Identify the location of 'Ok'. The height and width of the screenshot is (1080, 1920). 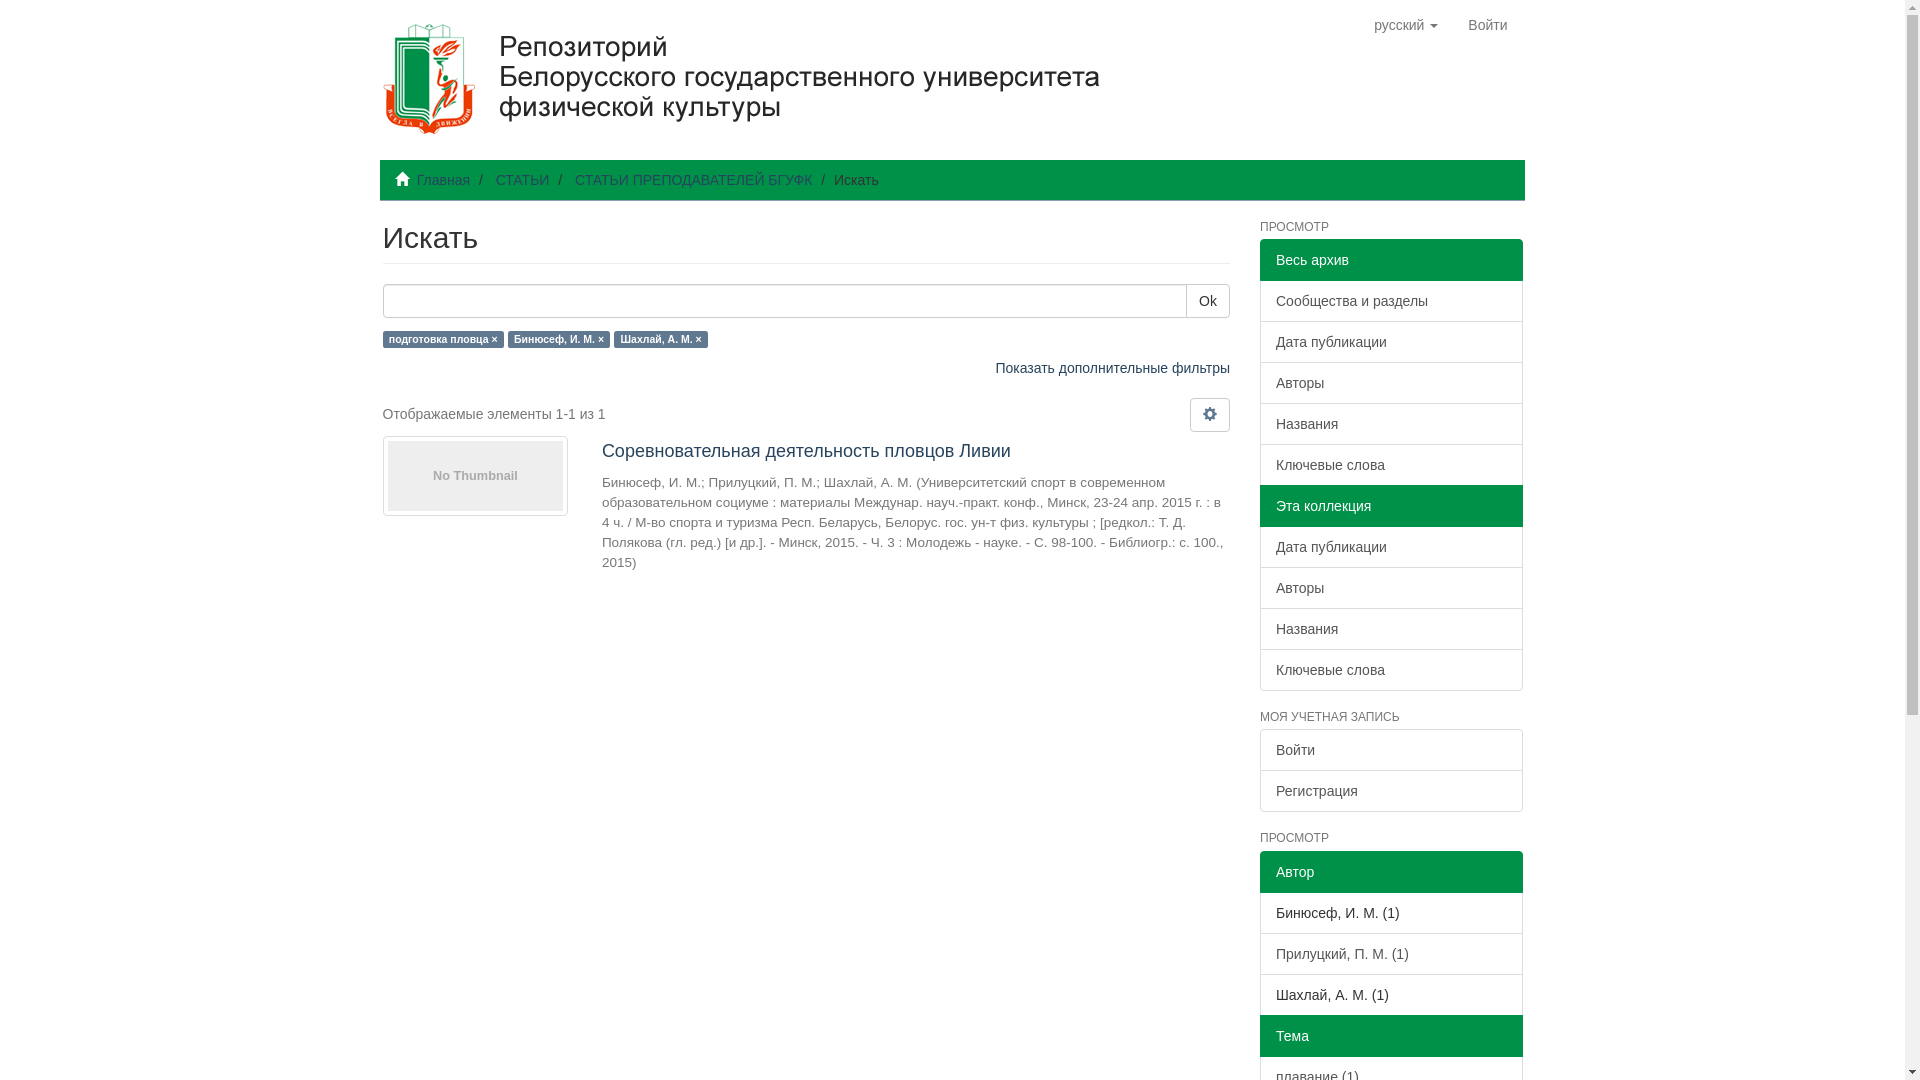
(1207, 300).